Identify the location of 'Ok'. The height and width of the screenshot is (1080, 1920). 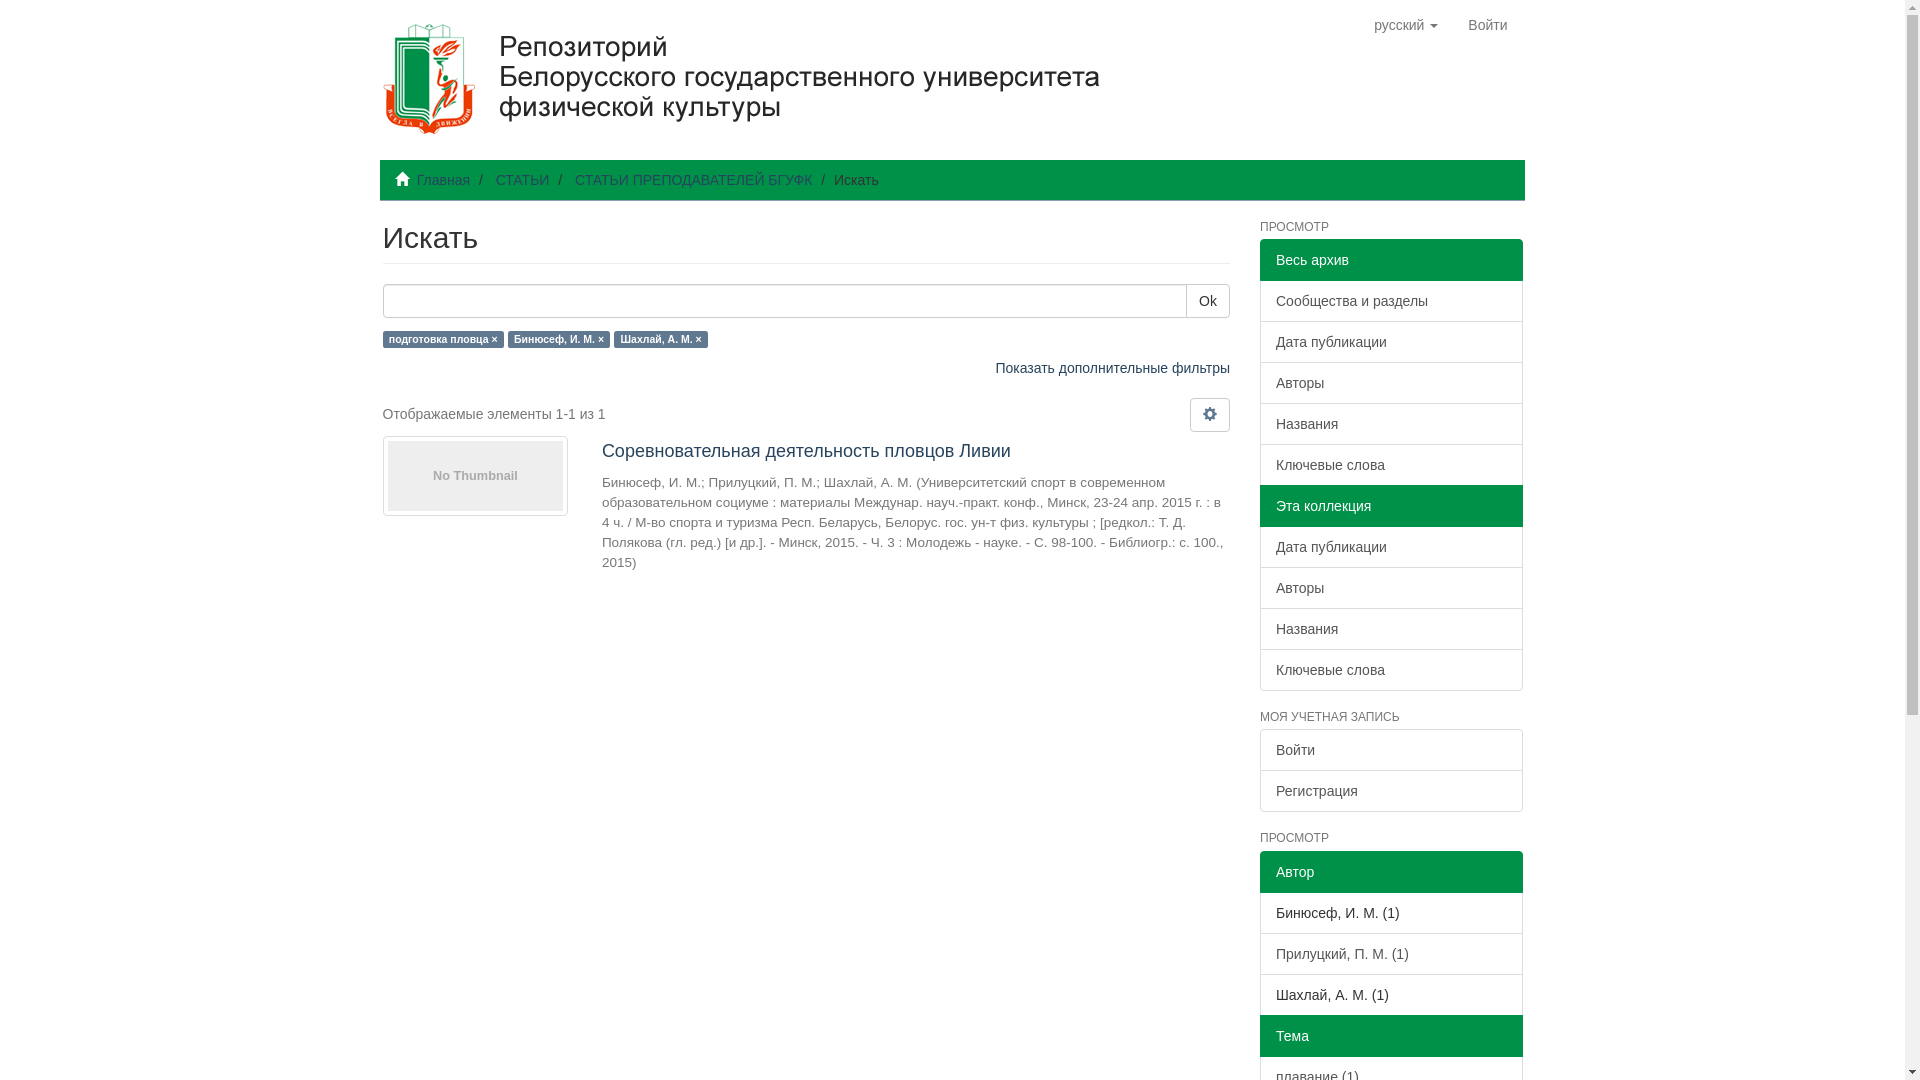
(1207, 300).